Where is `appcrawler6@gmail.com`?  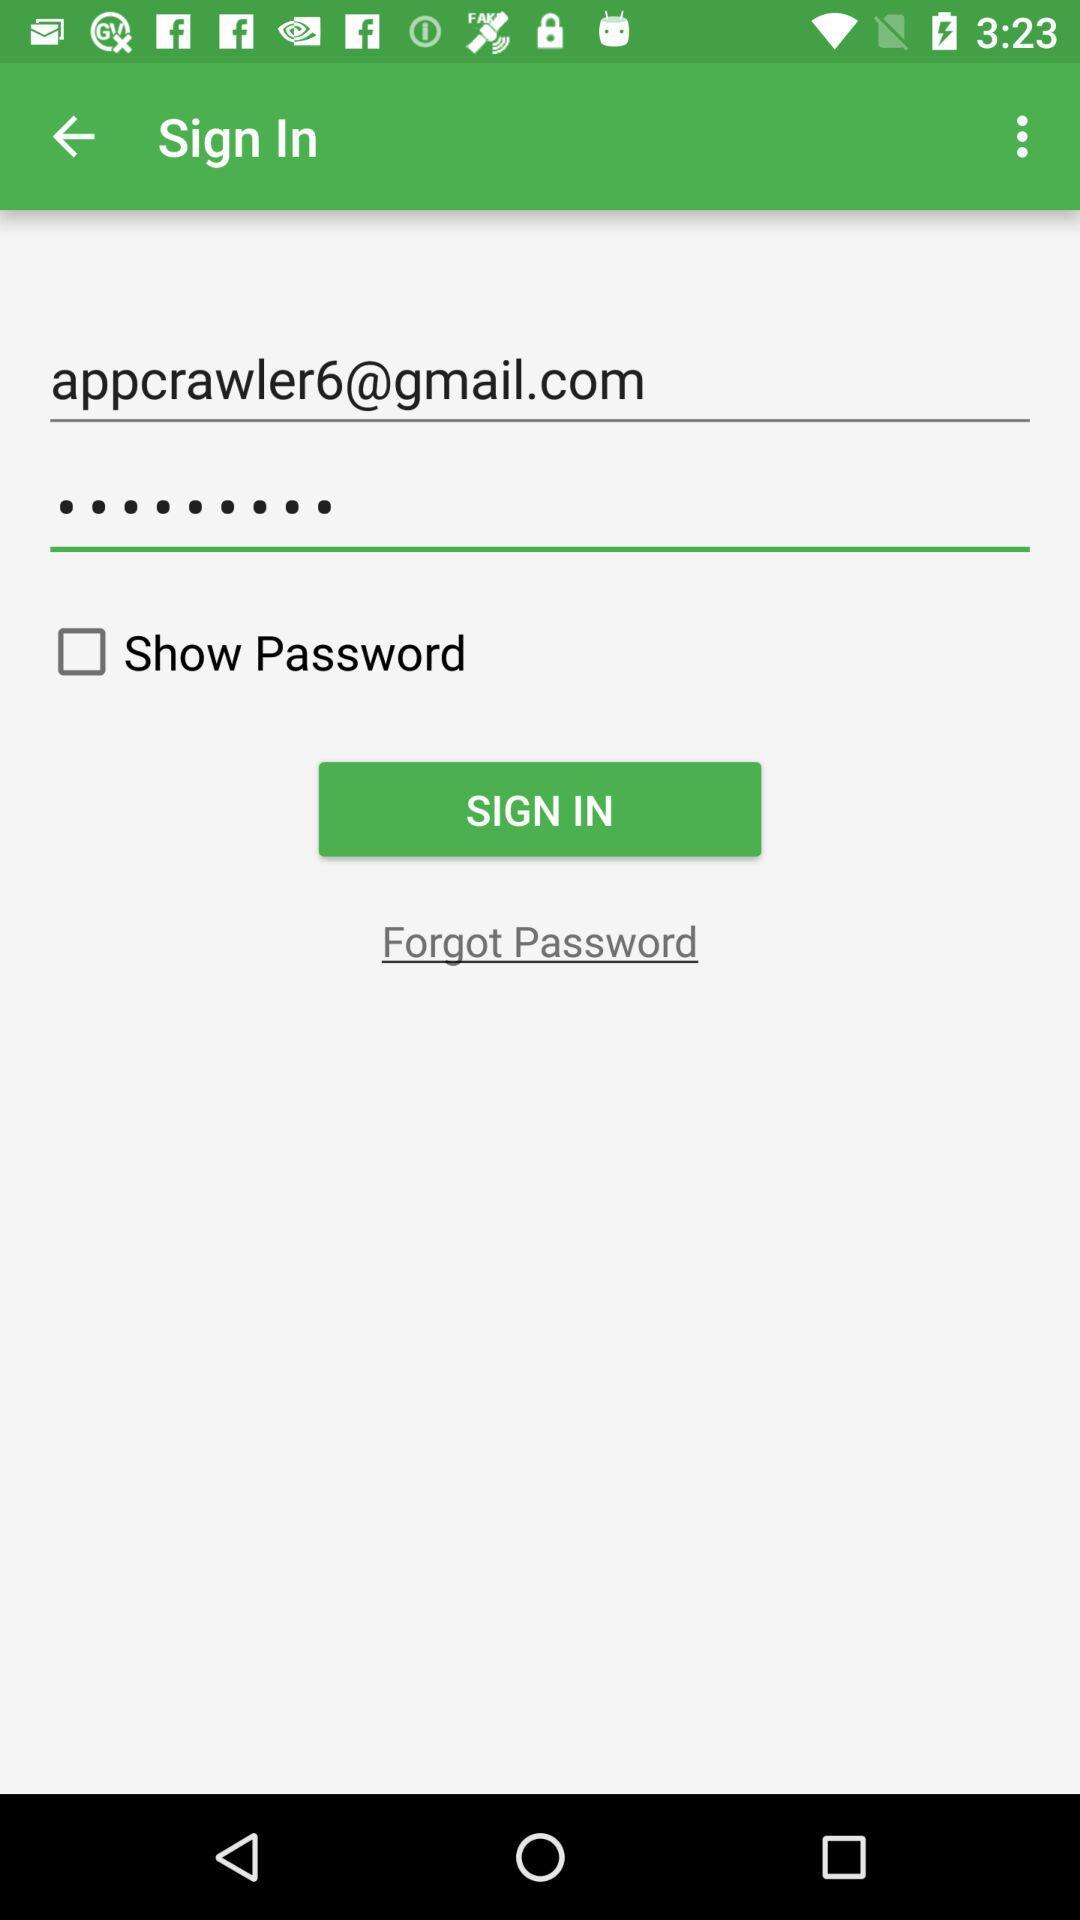
appcrawler6@gmail.com is located at coordinates (540, 378).